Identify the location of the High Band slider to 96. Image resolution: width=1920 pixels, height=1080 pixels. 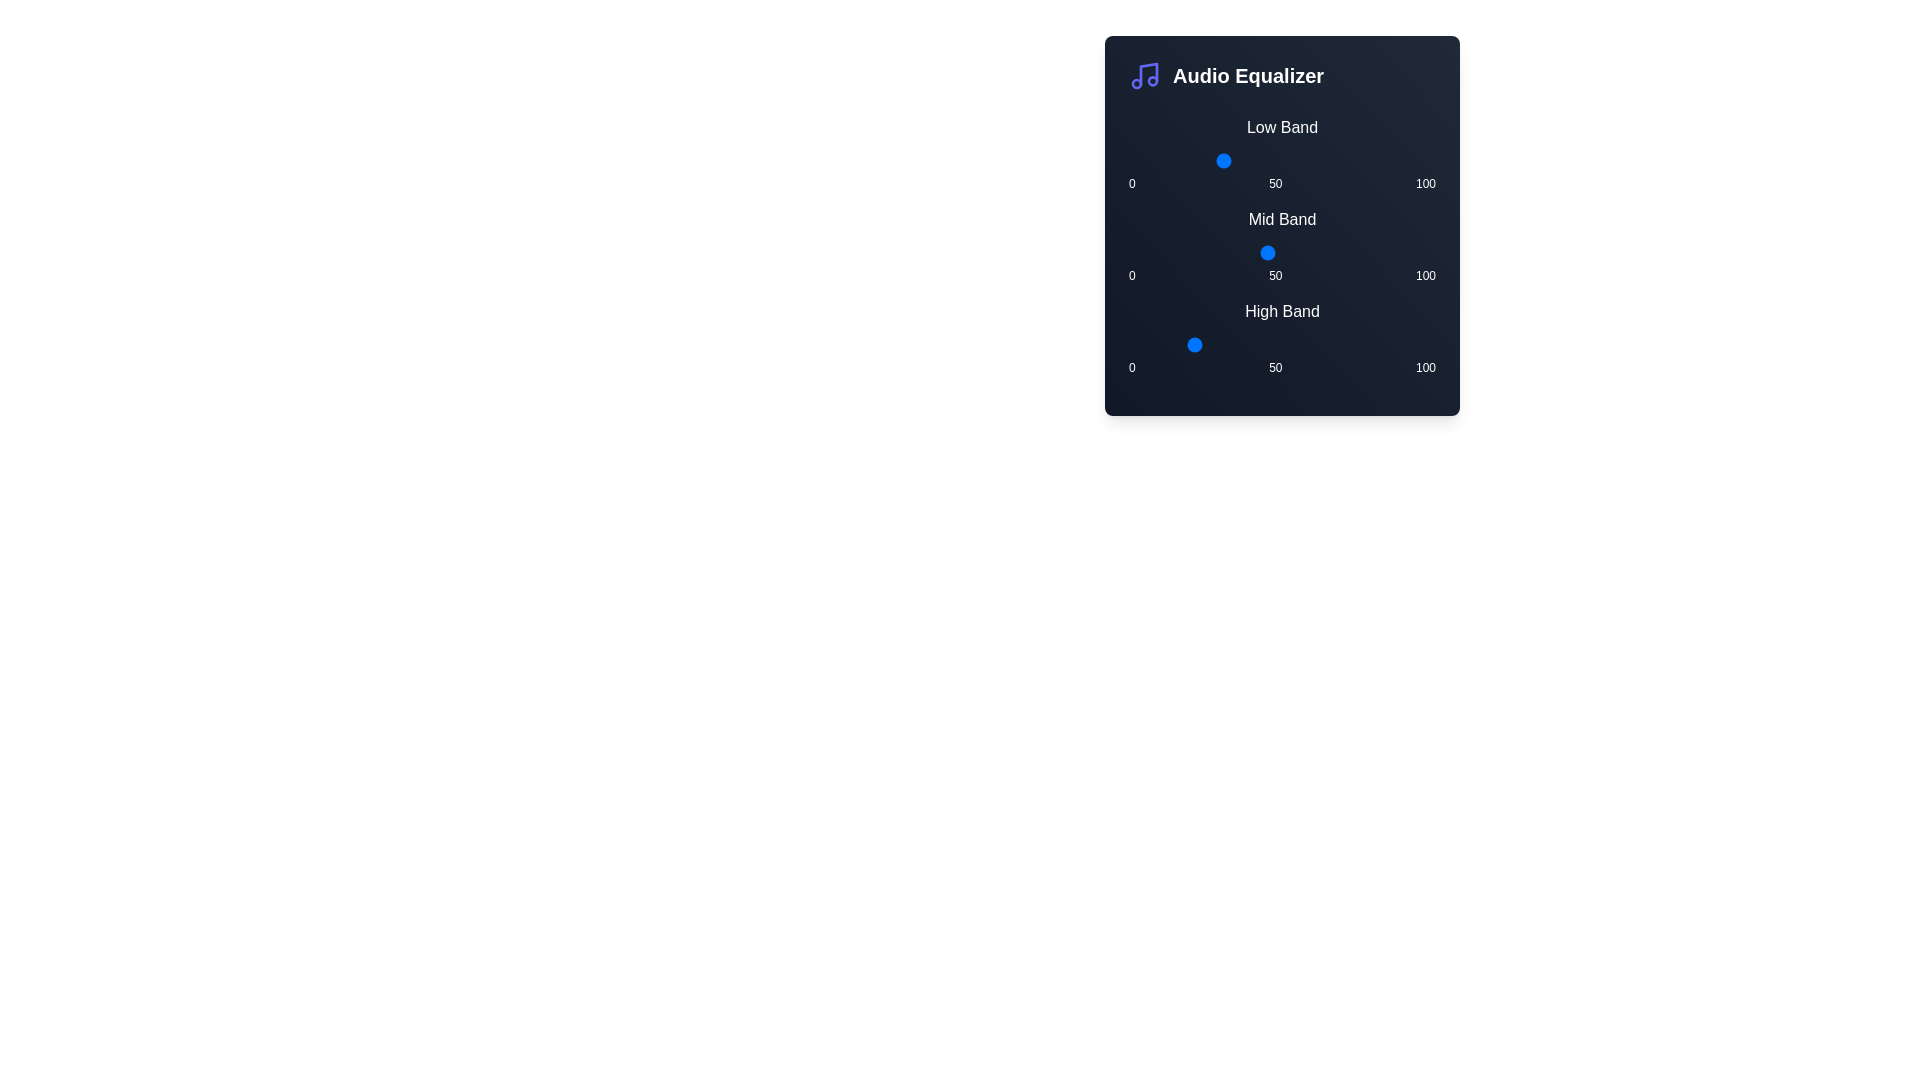
(1422, 343).